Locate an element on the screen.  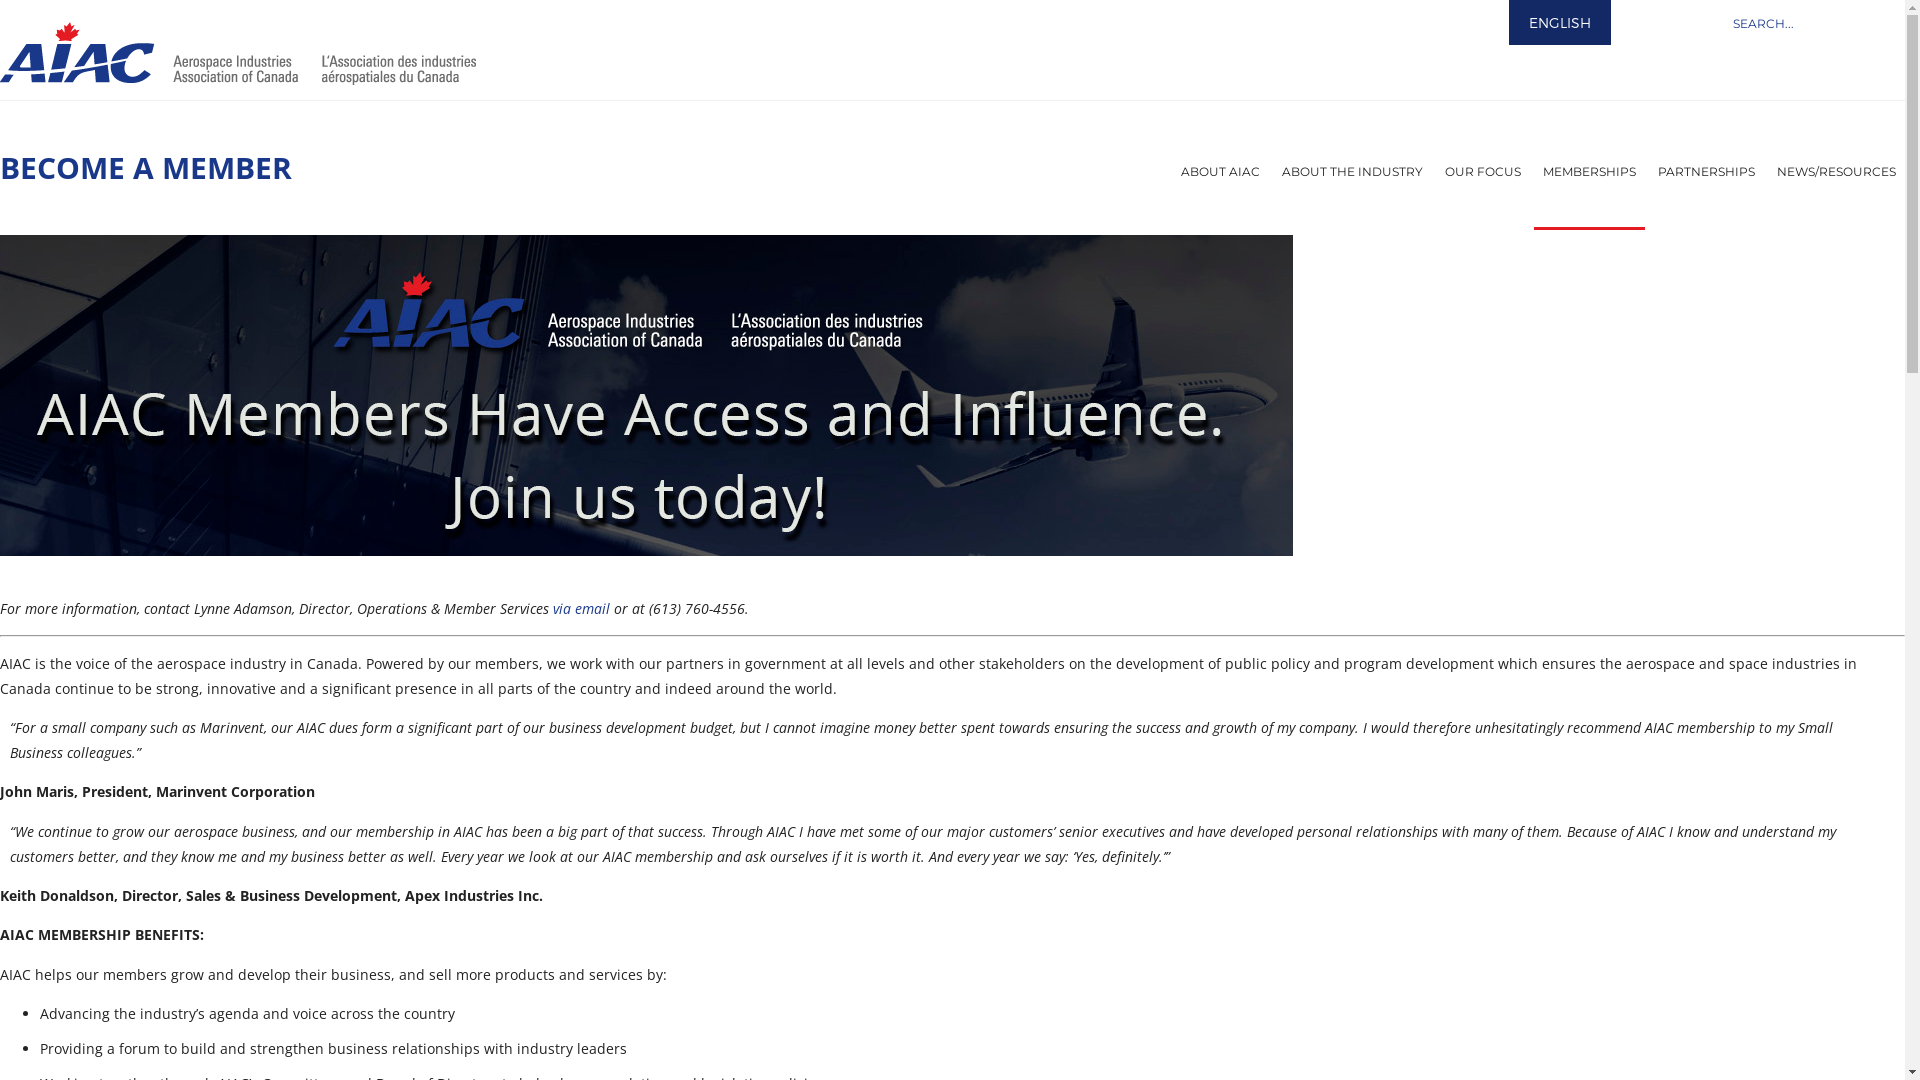
'ABOUT THE INDUSTRY' is located at coordinates (1352, 171).